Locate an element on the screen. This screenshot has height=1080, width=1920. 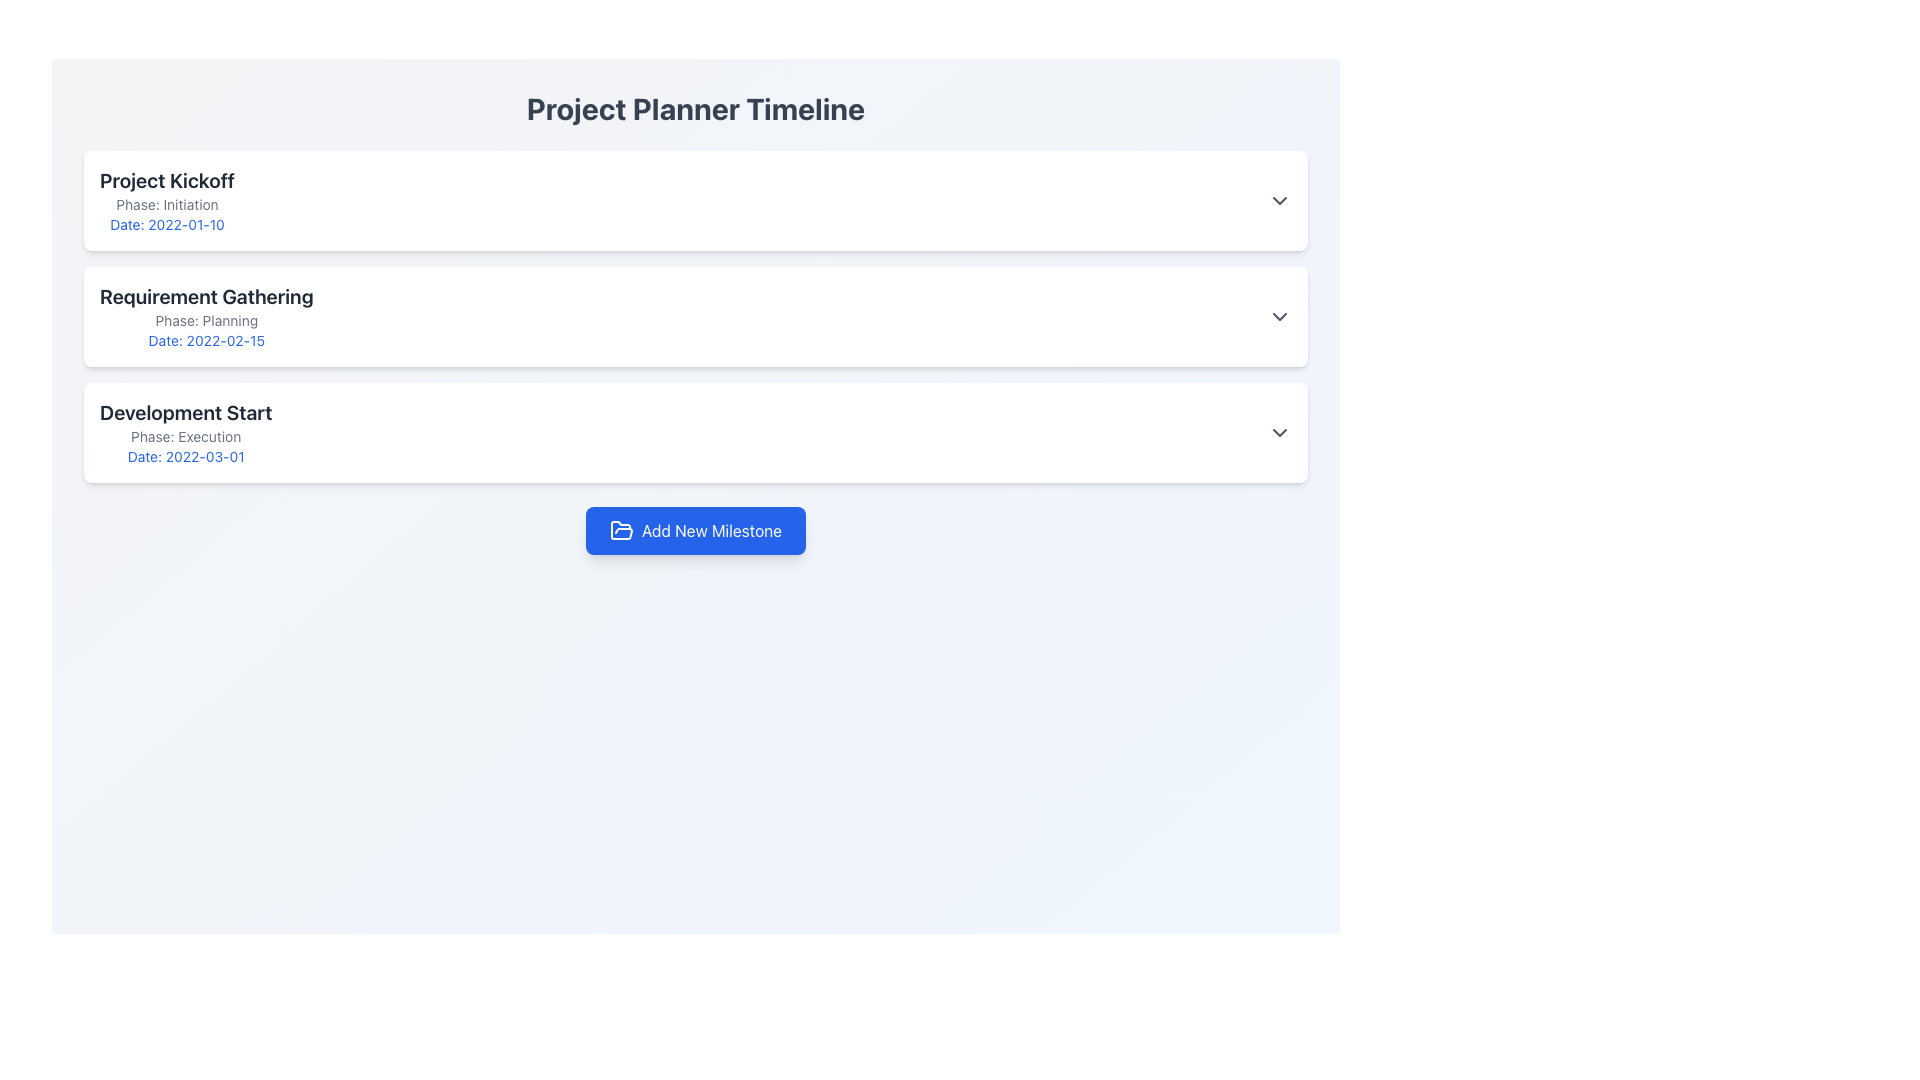
the expansion icon located at the right end of the 'Development Start' milestone section, which is the third item in the chronological list is located at coordinates (1280, 431).